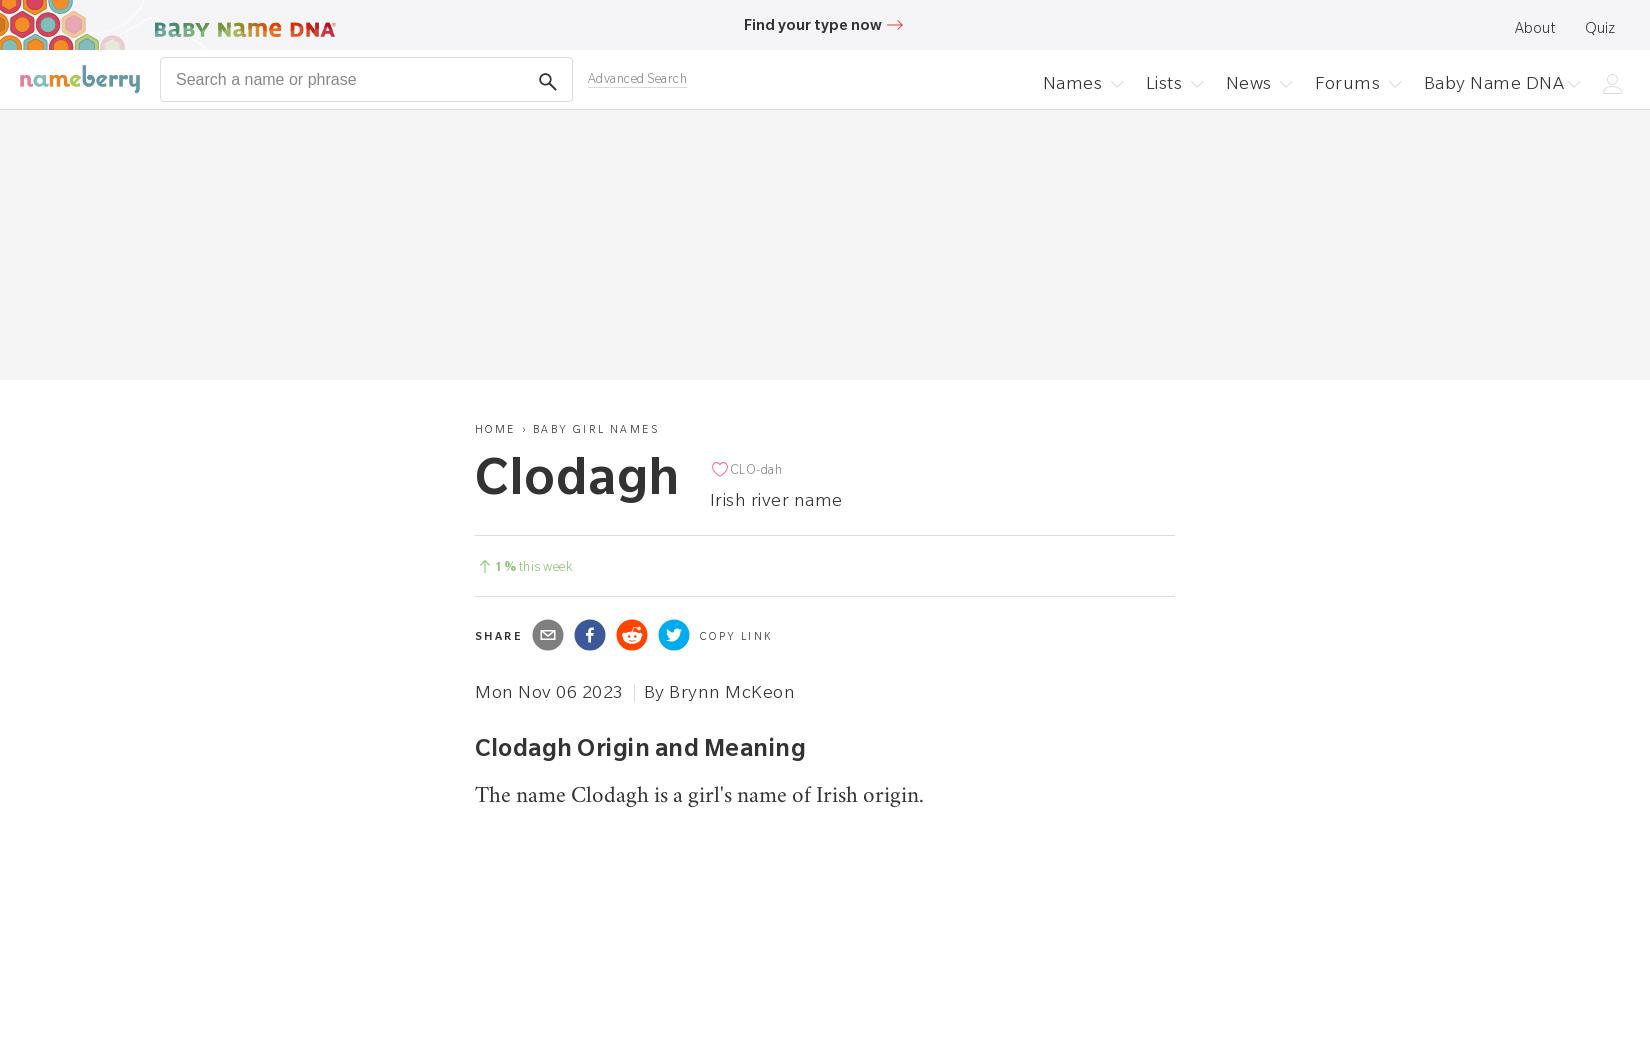 The width and height of the screenshot is (1650, 1037). Describe the element at coordinates (774, 498) in the screenshot. I see `'Irish river name'` at that location.